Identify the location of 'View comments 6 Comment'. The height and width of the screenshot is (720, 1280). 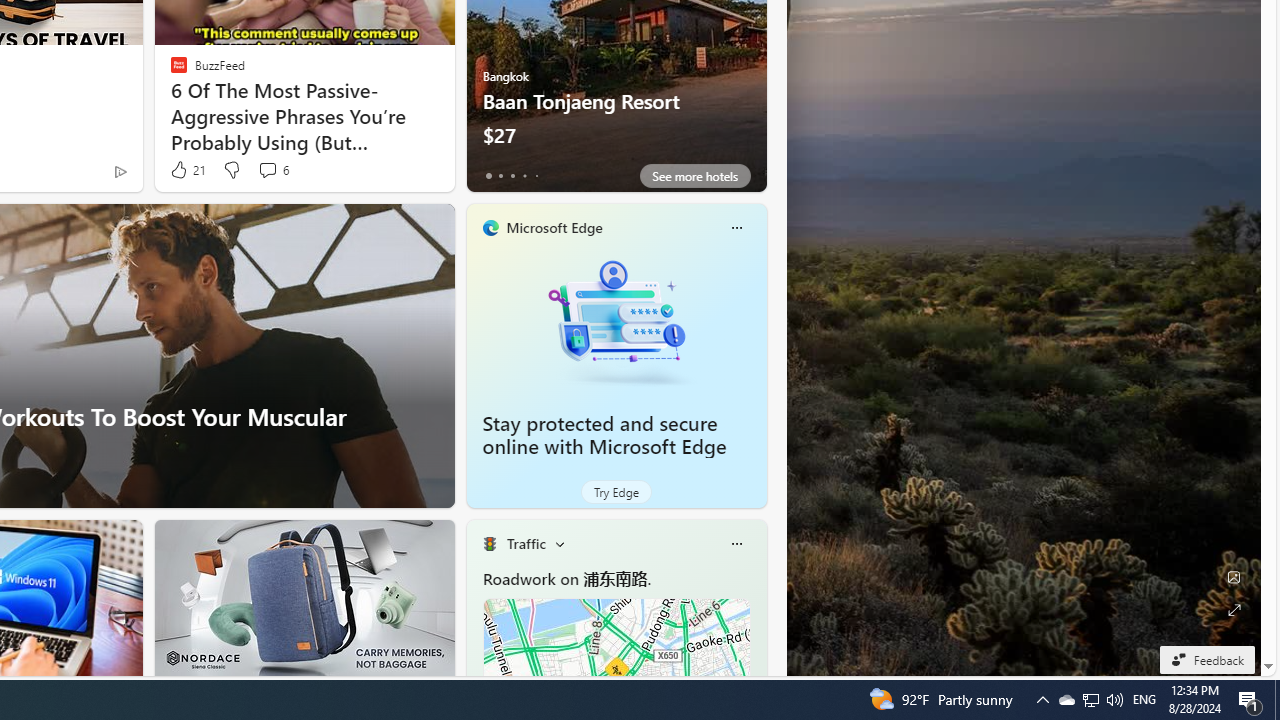
(266, 168).